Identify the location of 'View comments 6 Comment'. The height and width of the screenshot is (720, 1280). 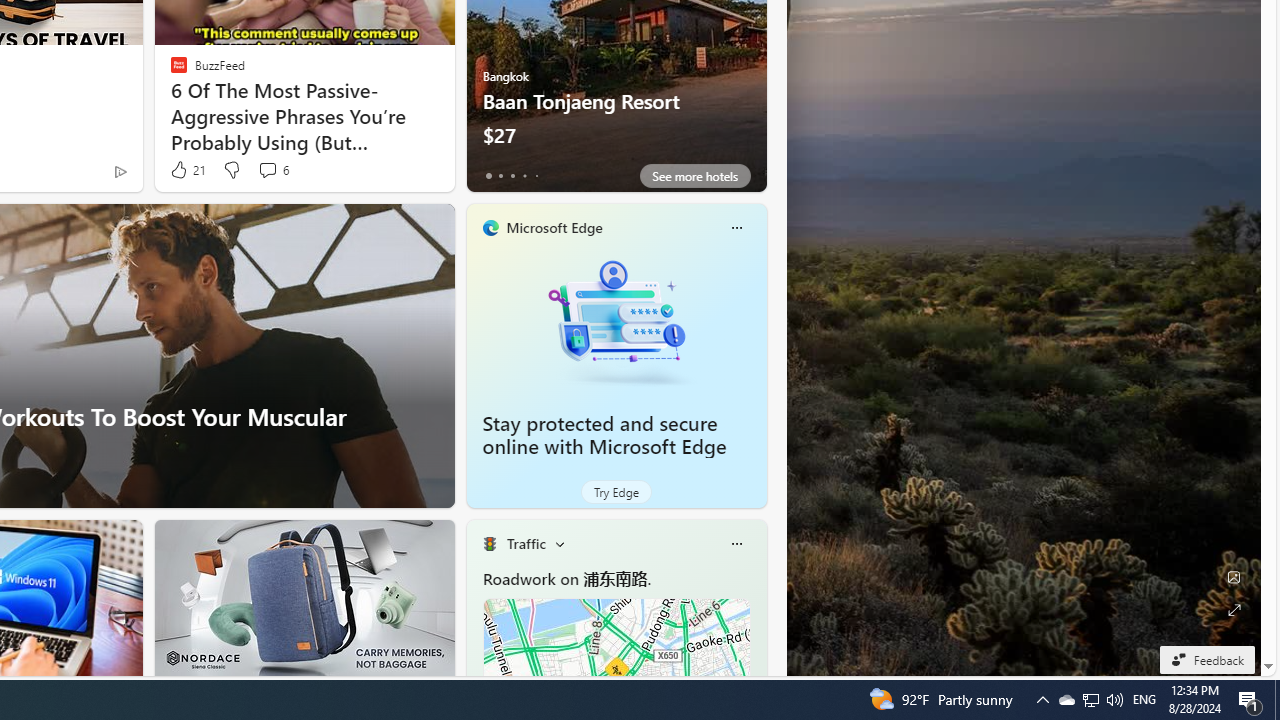
(266, 168).